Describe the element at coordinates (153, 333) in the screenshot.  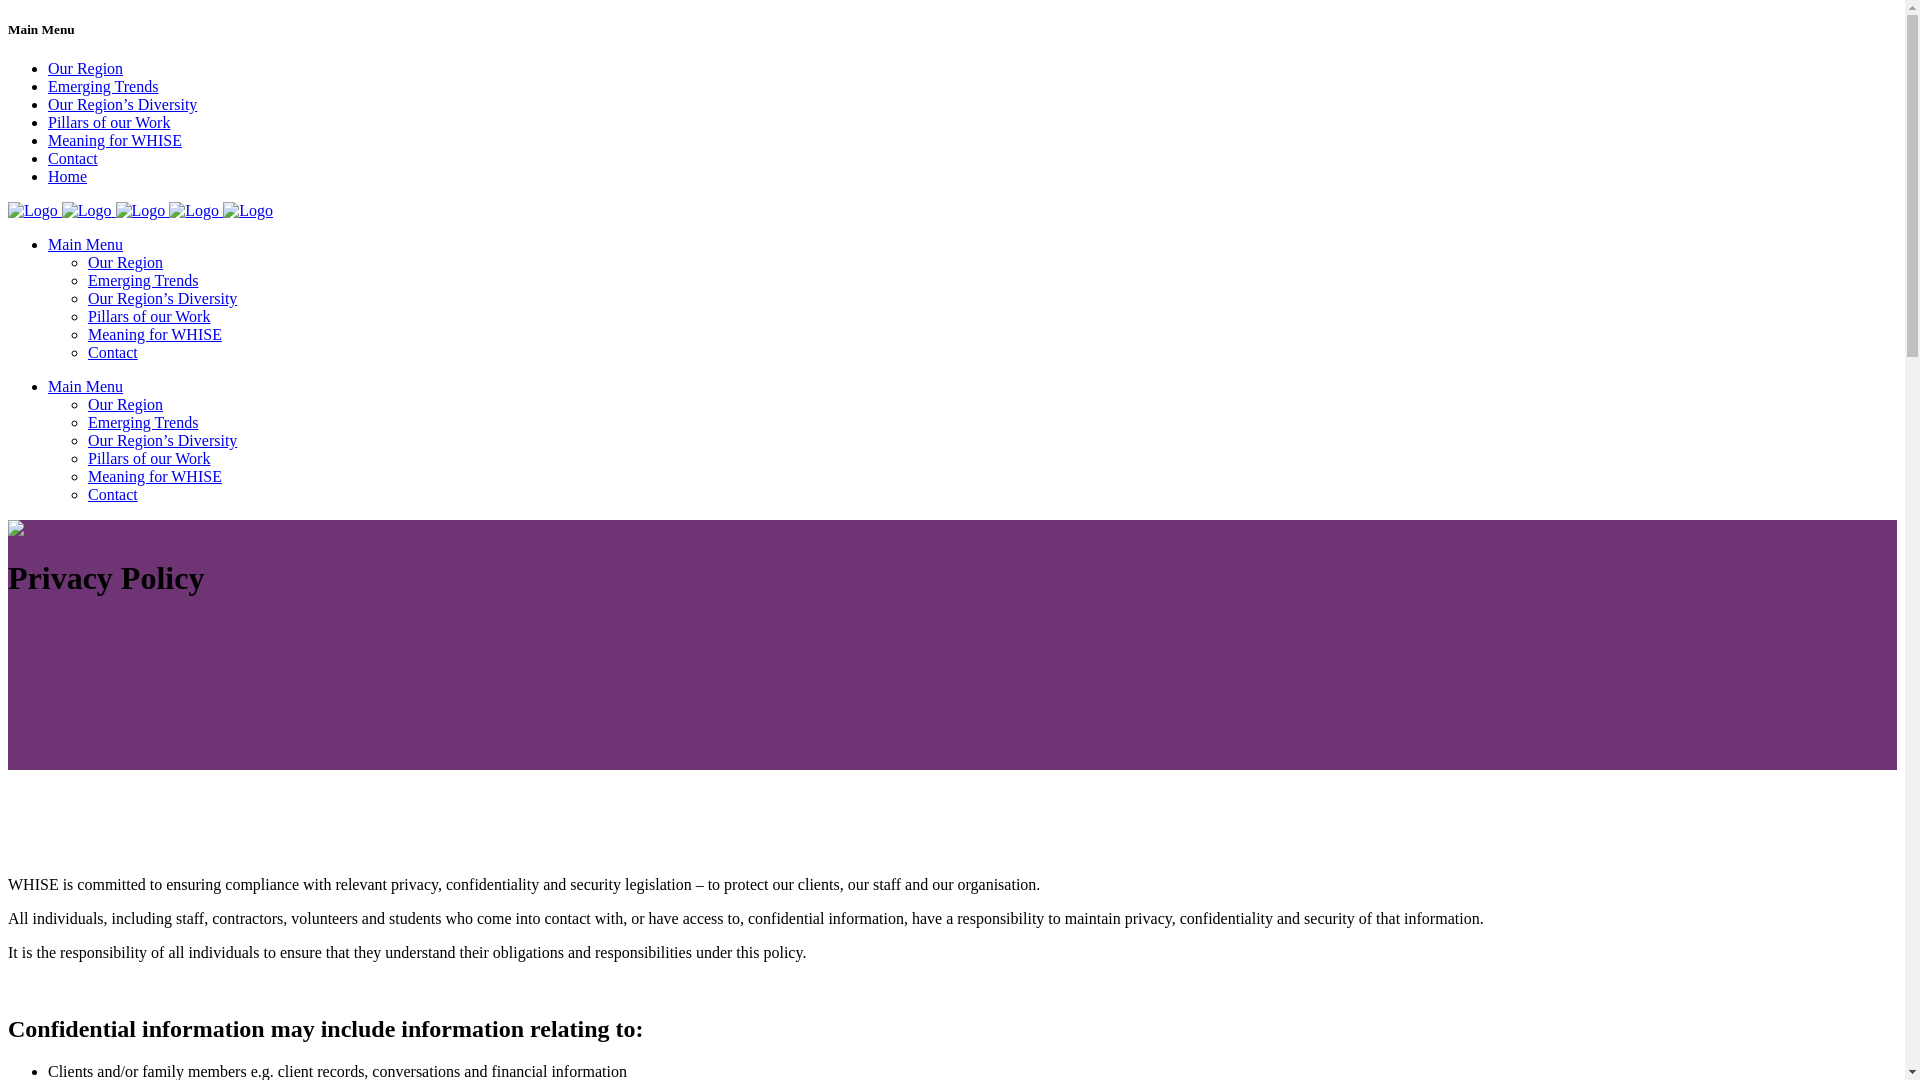
I see `'Meaning for WHISE'` at that location.